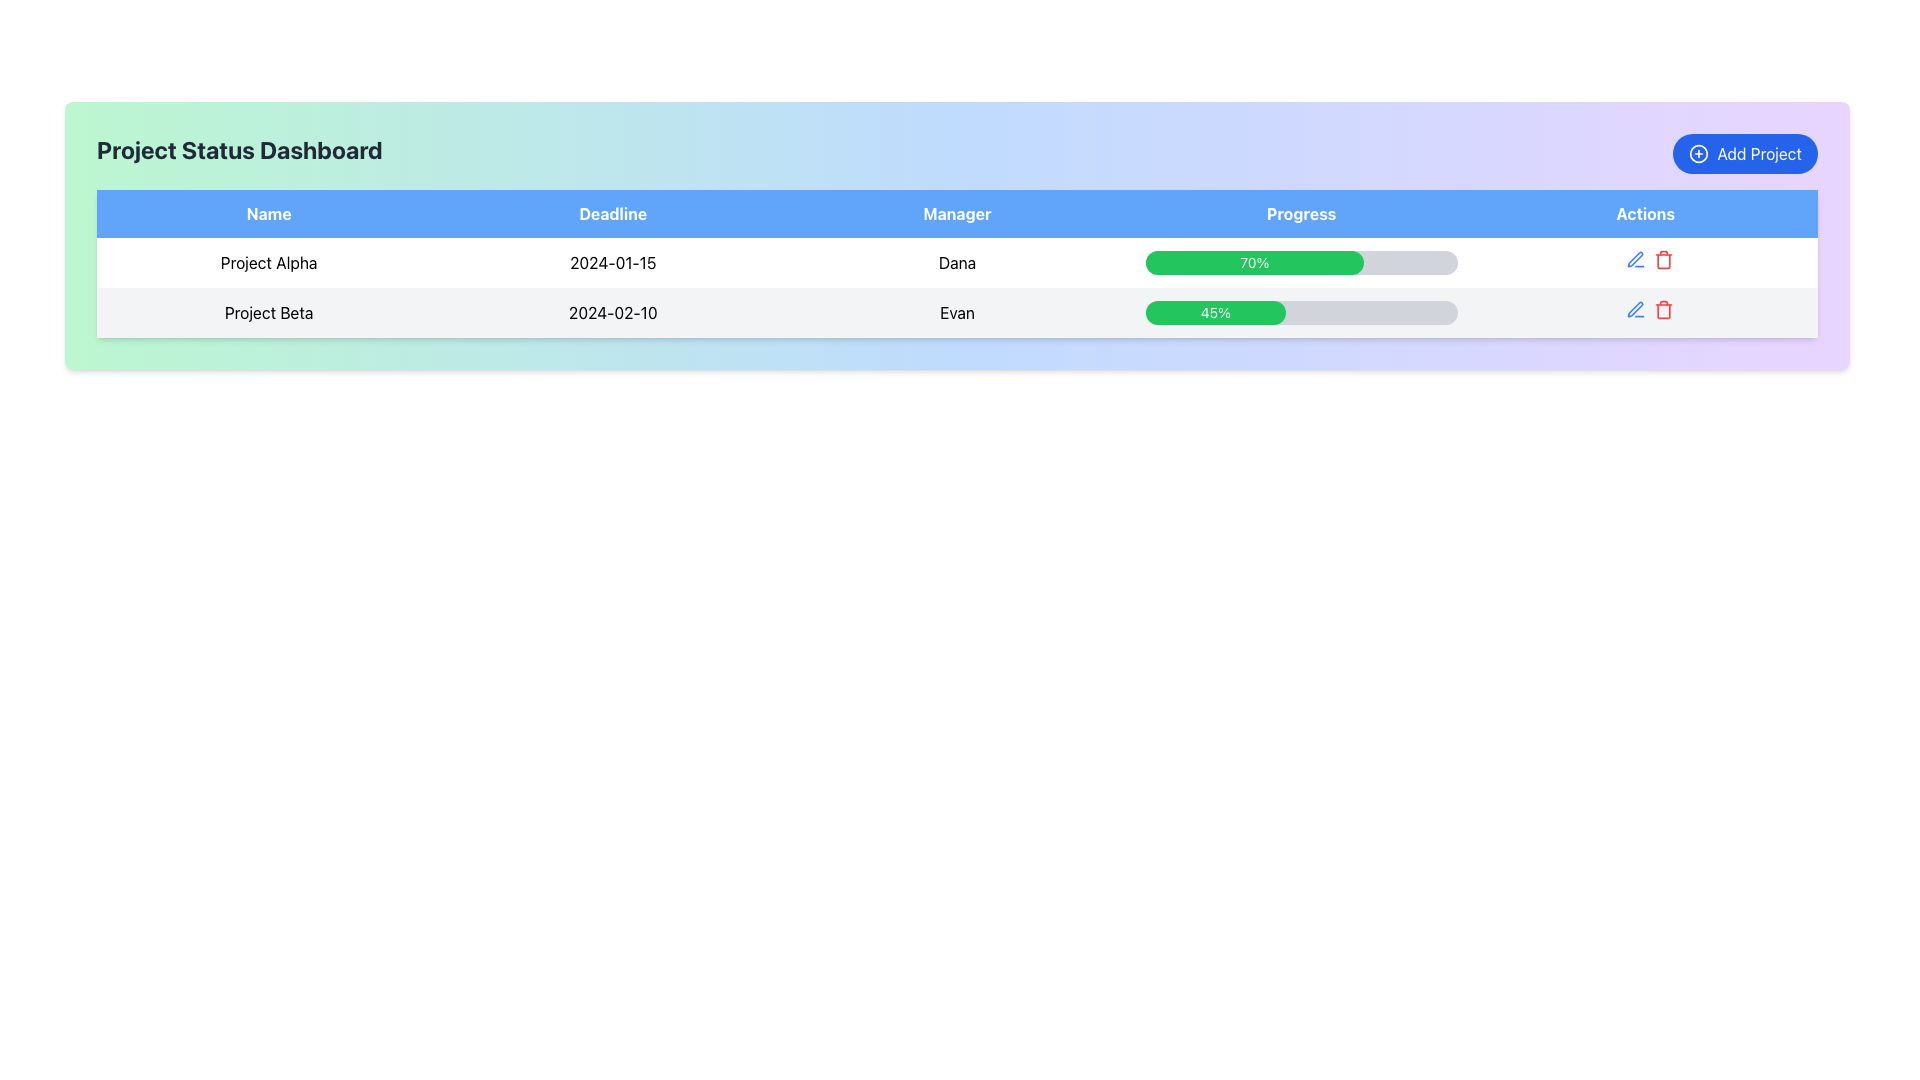 The height and width of the screenshot is (1080, 1920). Describe the element at coordinates (1698, 153) in the screenshot. I see `the 'Add Project' SVG icon located to the left of the 'Add Project' text in the blue button at the top-right corner of the interface` at that location.